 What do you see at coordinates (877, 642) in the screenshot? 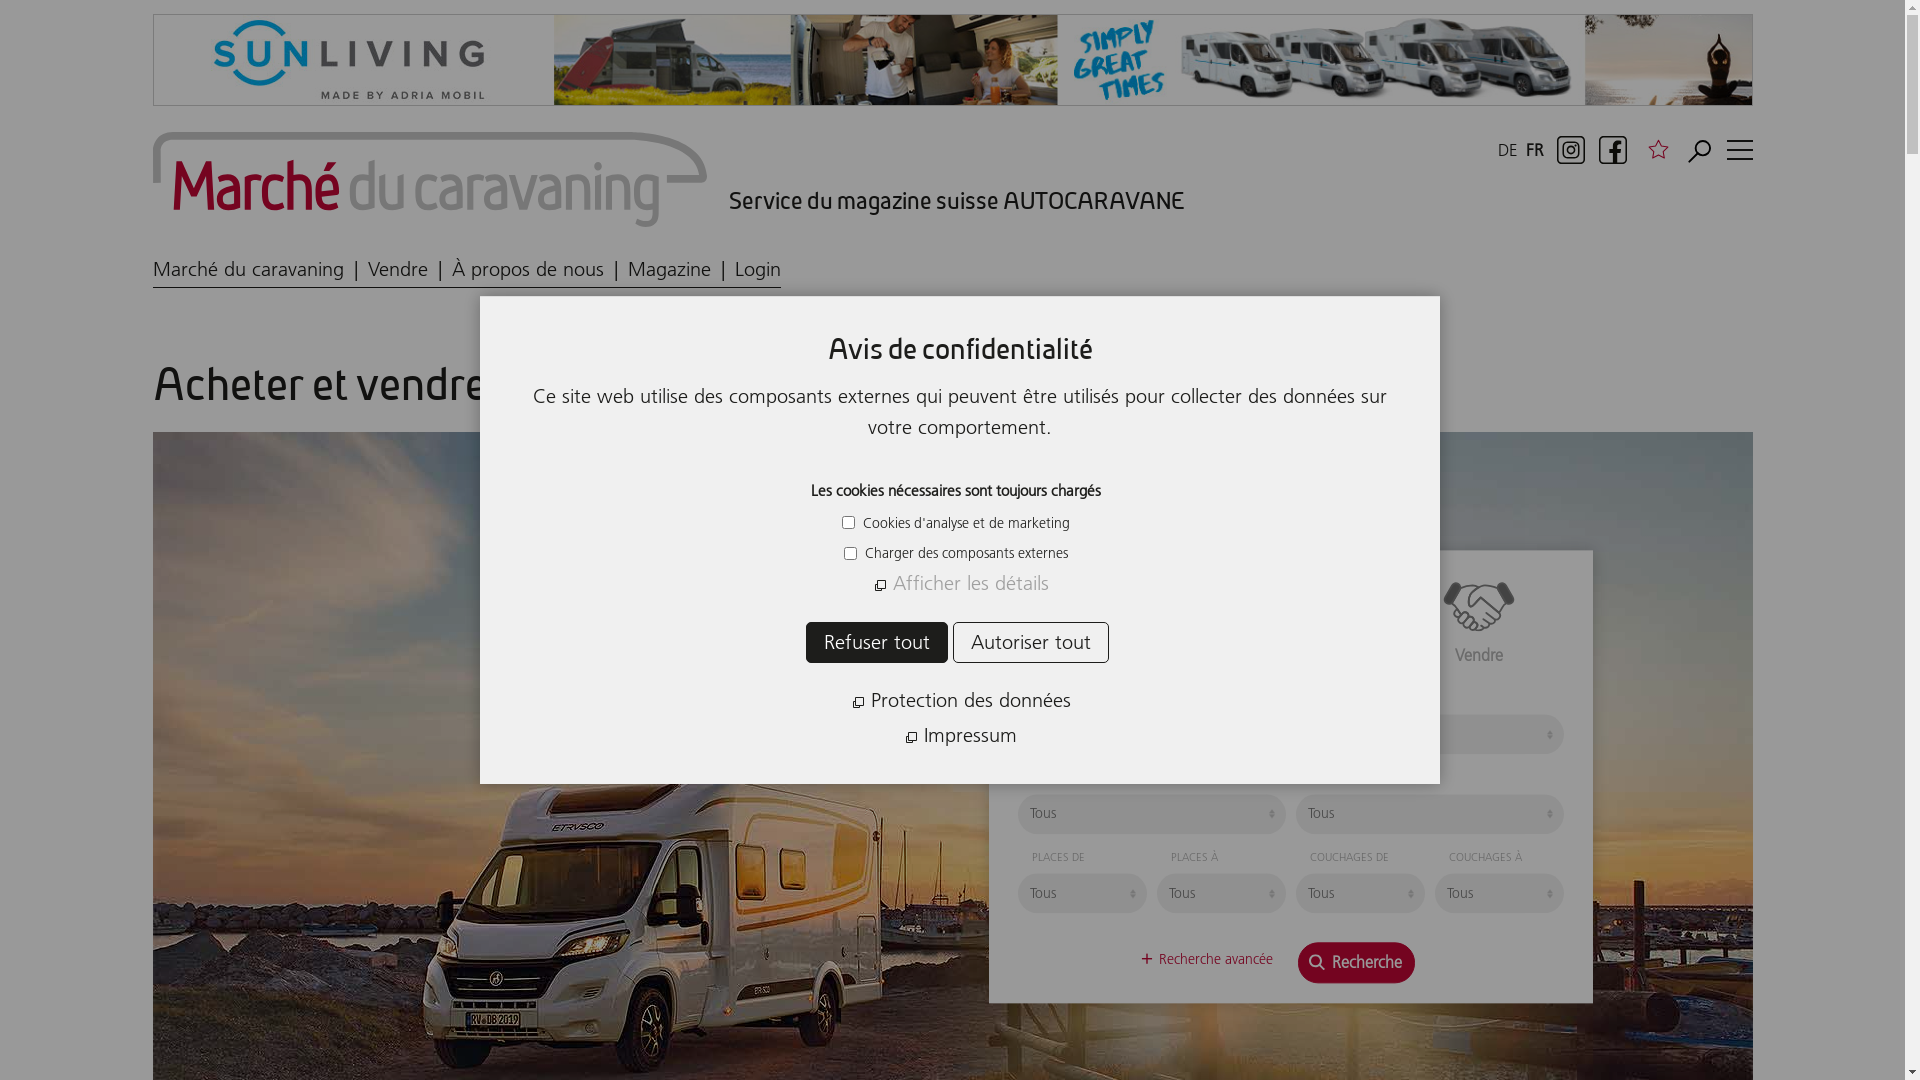
I see `'Refuser tout'` at bounding box center [877, 642].